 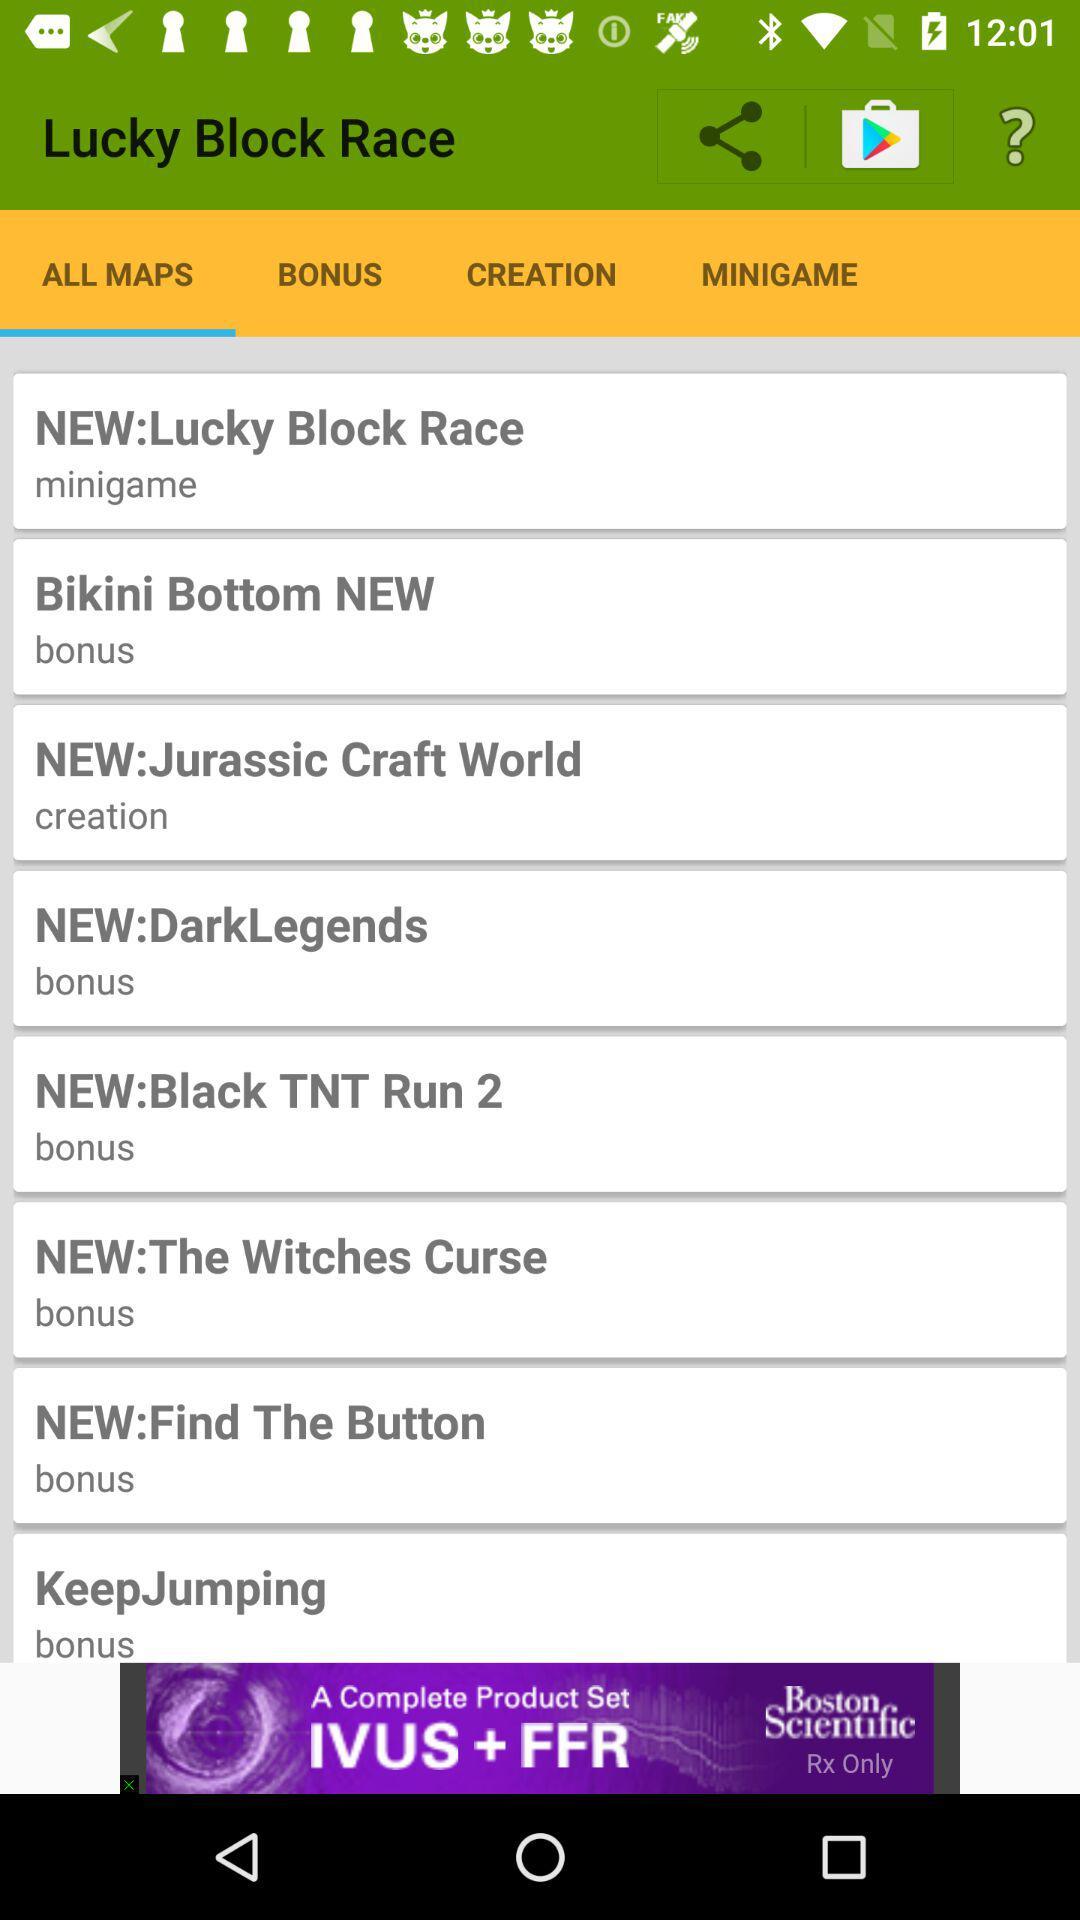 What do you see at coordinates (117, 272) in the screenshot?
I see `icon below lucky block race icon` at bounding box center [117, 272].